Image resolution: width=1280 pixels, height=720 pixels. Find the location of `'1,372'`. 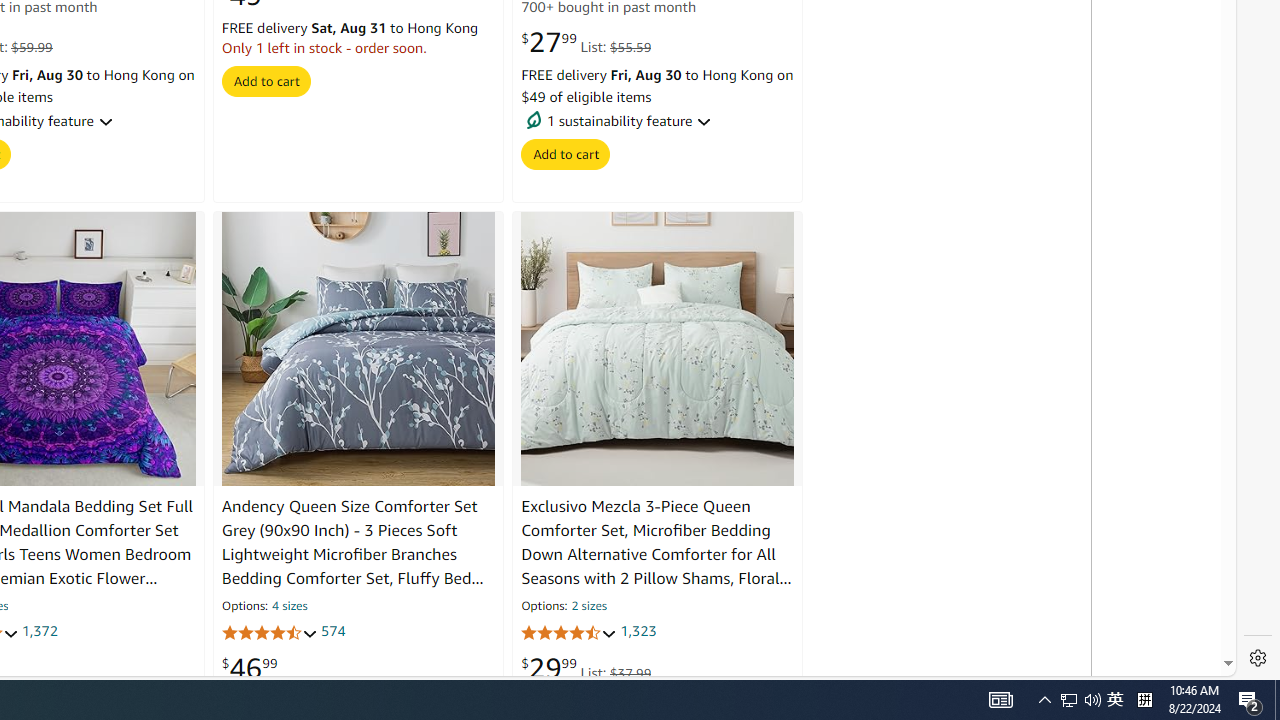

'1,372' is located at coordinates (39, 632).